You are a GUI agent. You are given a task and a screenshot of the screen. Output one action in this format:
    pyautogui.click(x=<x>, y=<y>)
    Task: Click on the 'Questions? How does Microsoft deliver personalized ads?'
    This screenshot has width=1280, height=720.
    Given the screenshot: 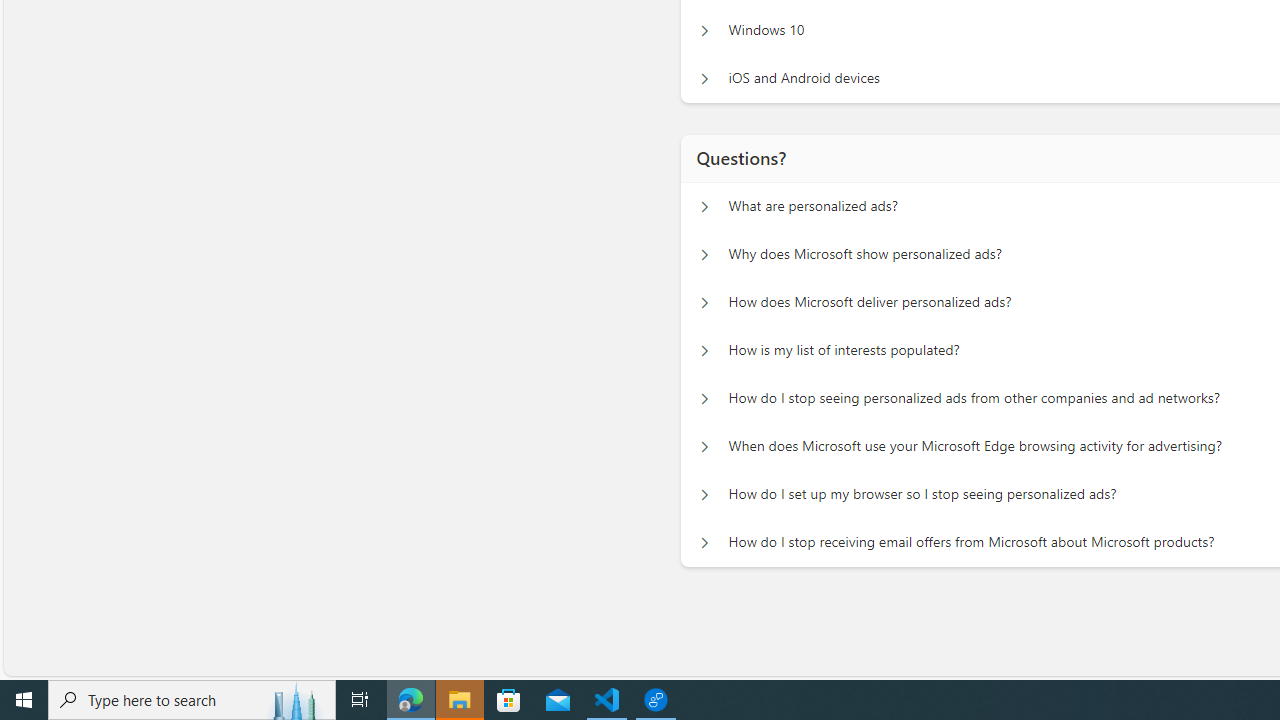 What is the action you would take?
    pyautogui.click(x=704, y=303)
    